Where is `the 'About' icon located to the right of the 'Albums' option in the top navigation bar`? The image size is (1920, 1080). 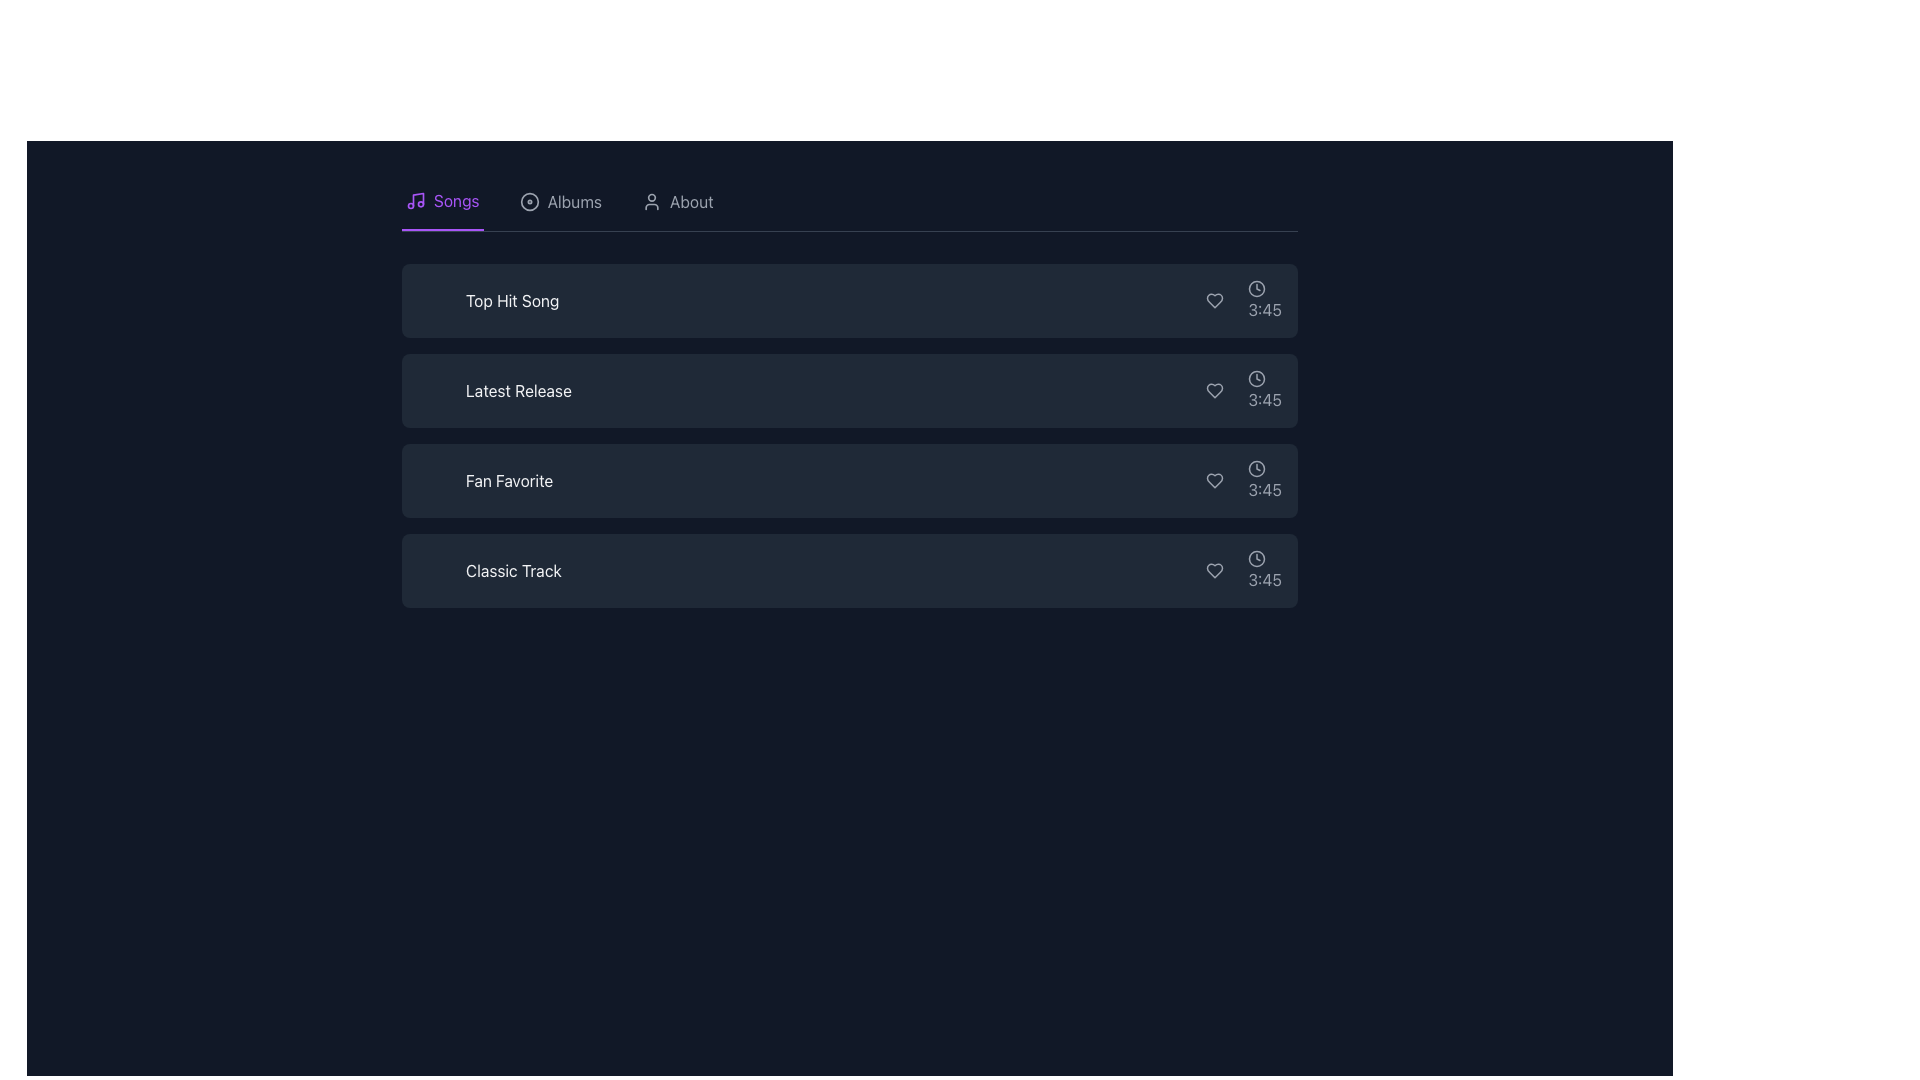 the 'About' icon located to the right of the 'Albums' option in the top navigation bar is located at coordinates (652, 201).